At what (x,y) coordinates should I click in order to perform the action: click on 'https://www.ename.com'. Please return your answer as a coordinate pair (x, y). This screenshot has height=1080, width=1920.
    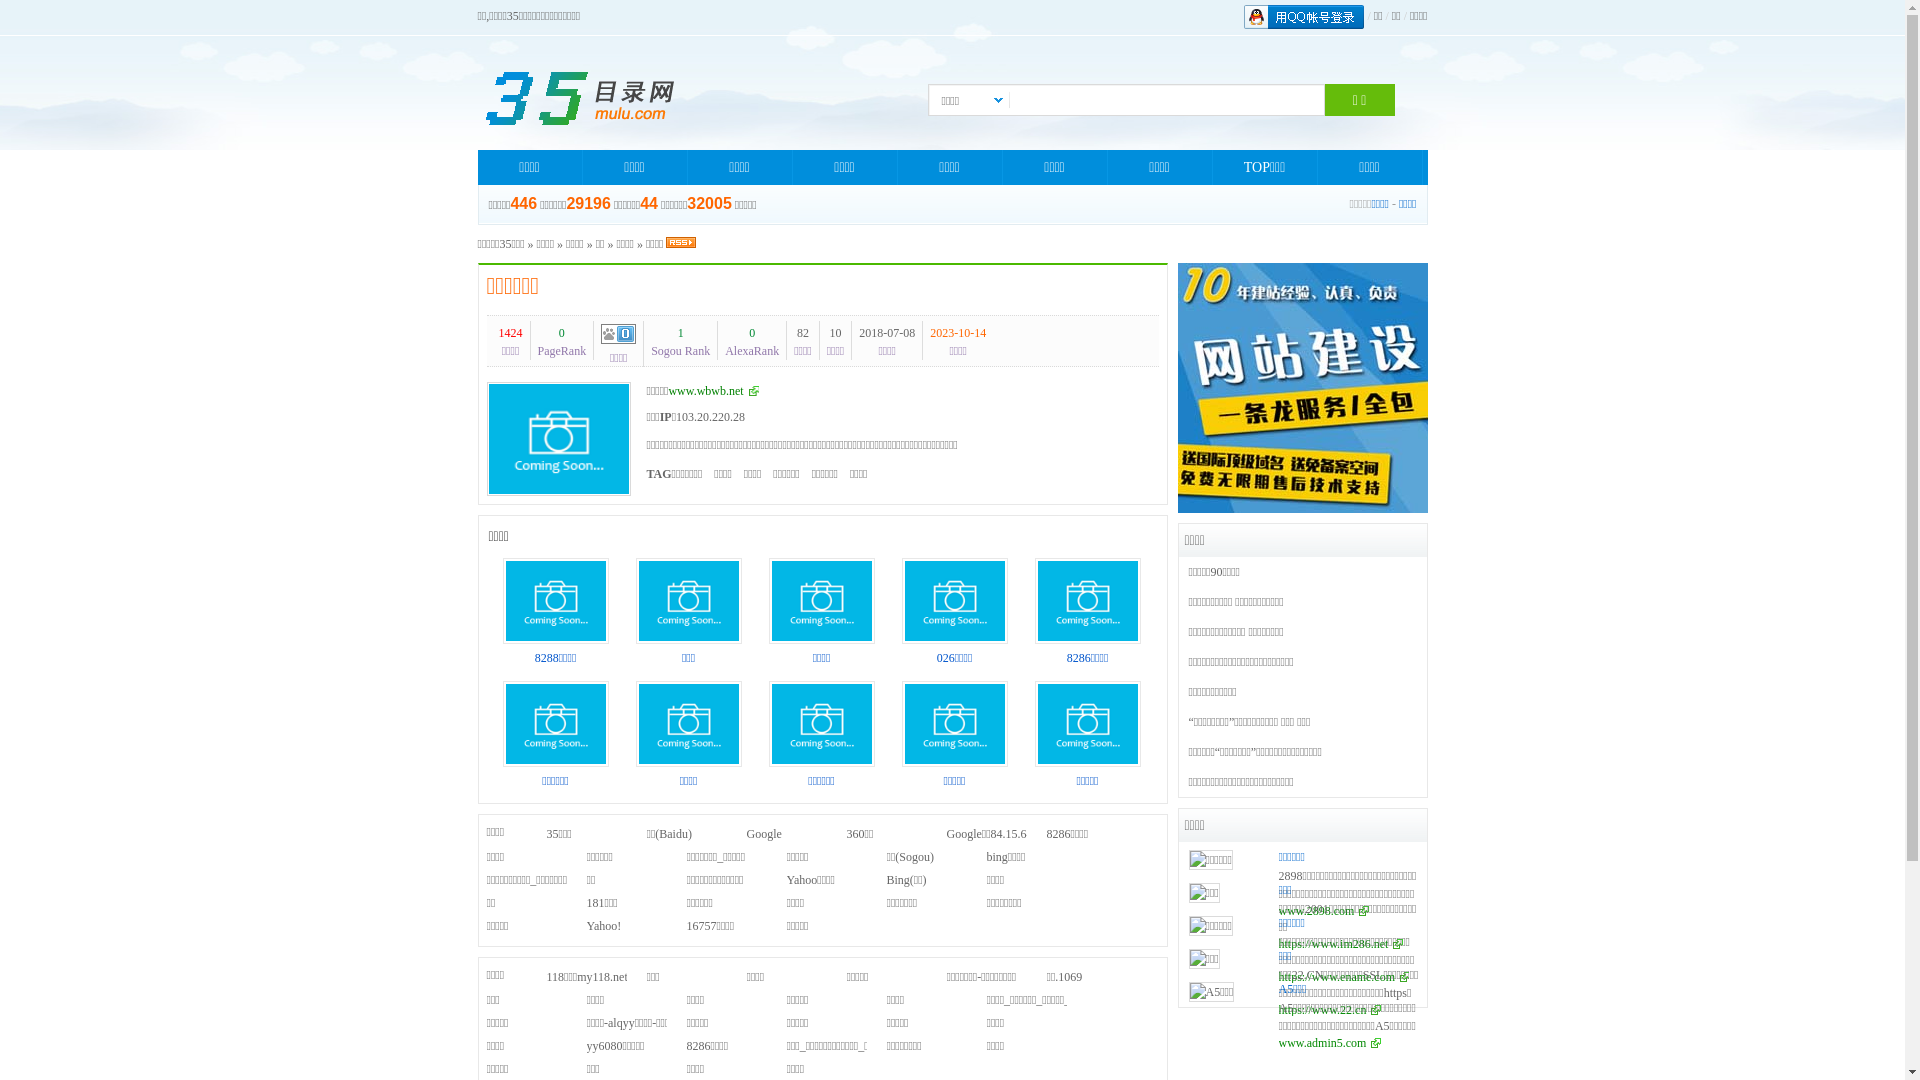
    Looking at the image, I should click on (1344, 975).